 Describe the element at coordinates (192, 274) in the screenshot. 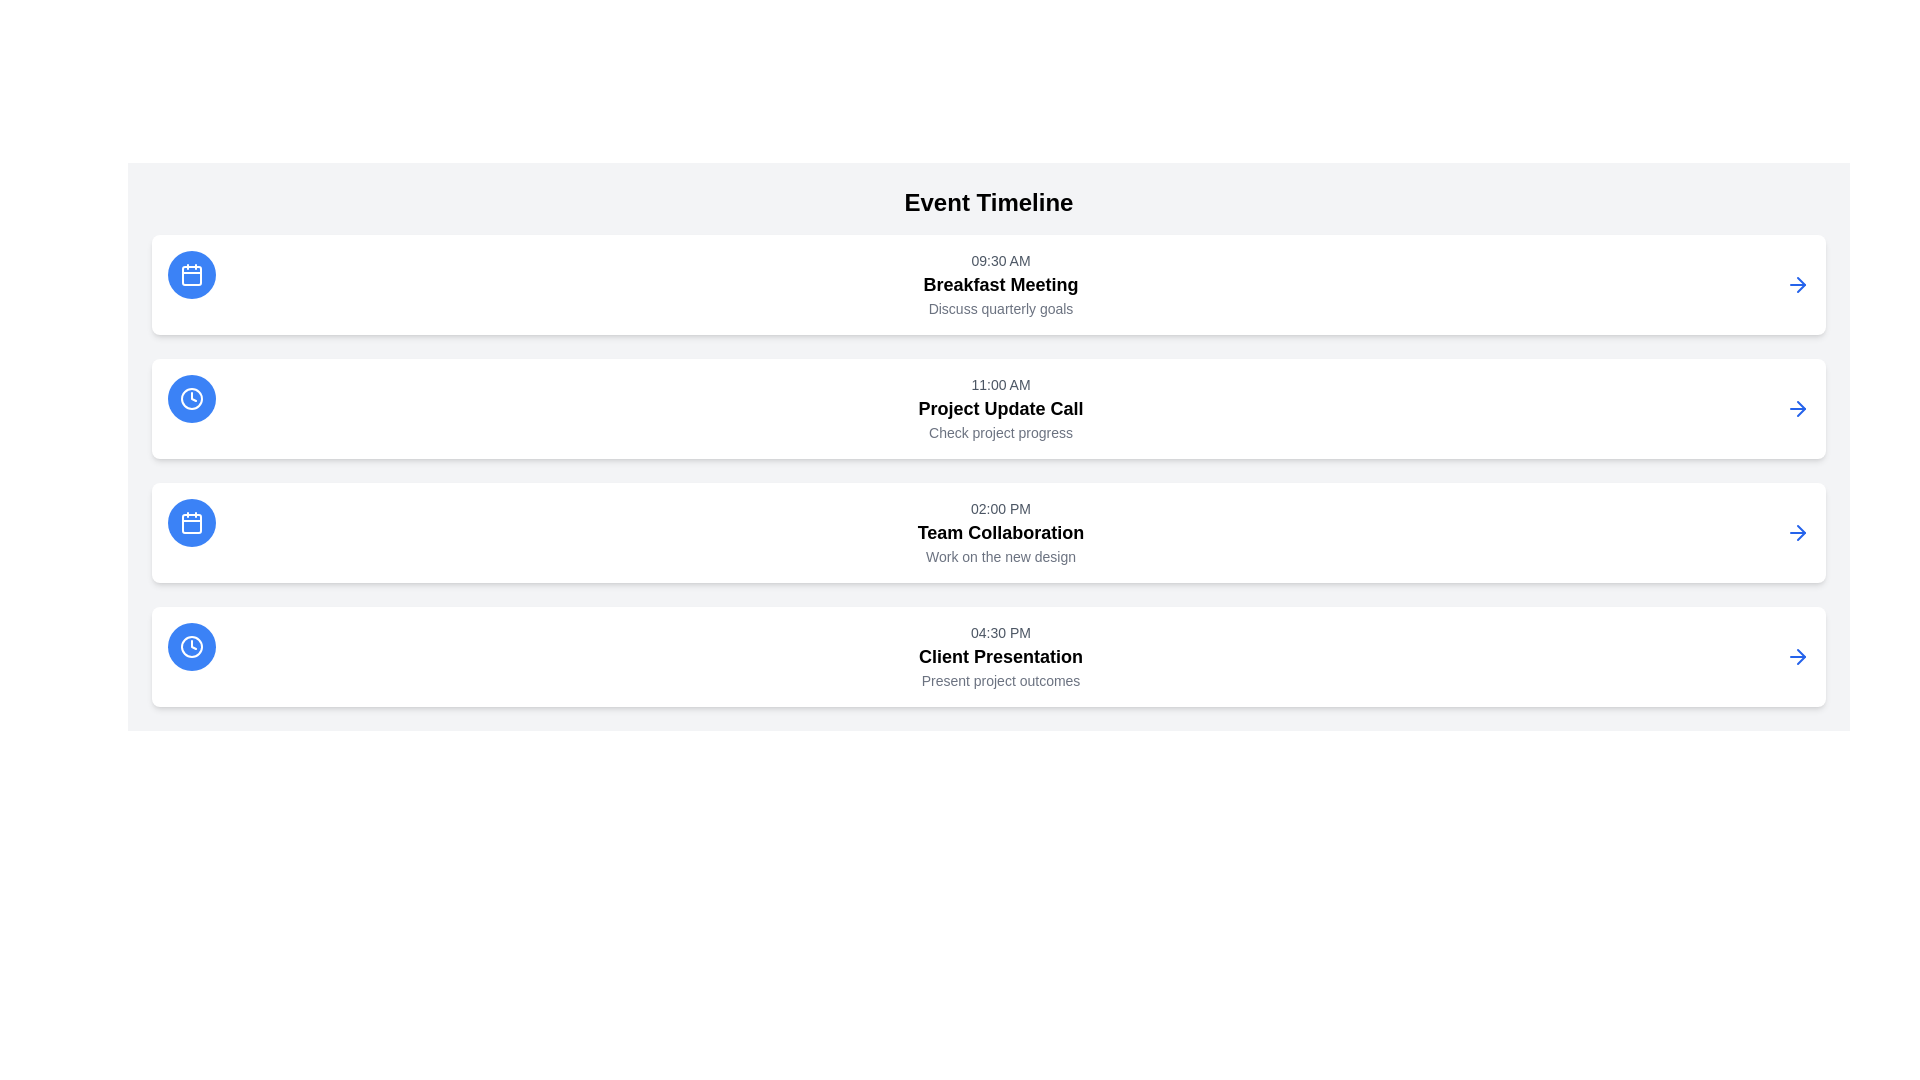

I see `the circular button icon representing the 'Breakfast Meeting' event located at the topmost left corner of the list items` at that location.